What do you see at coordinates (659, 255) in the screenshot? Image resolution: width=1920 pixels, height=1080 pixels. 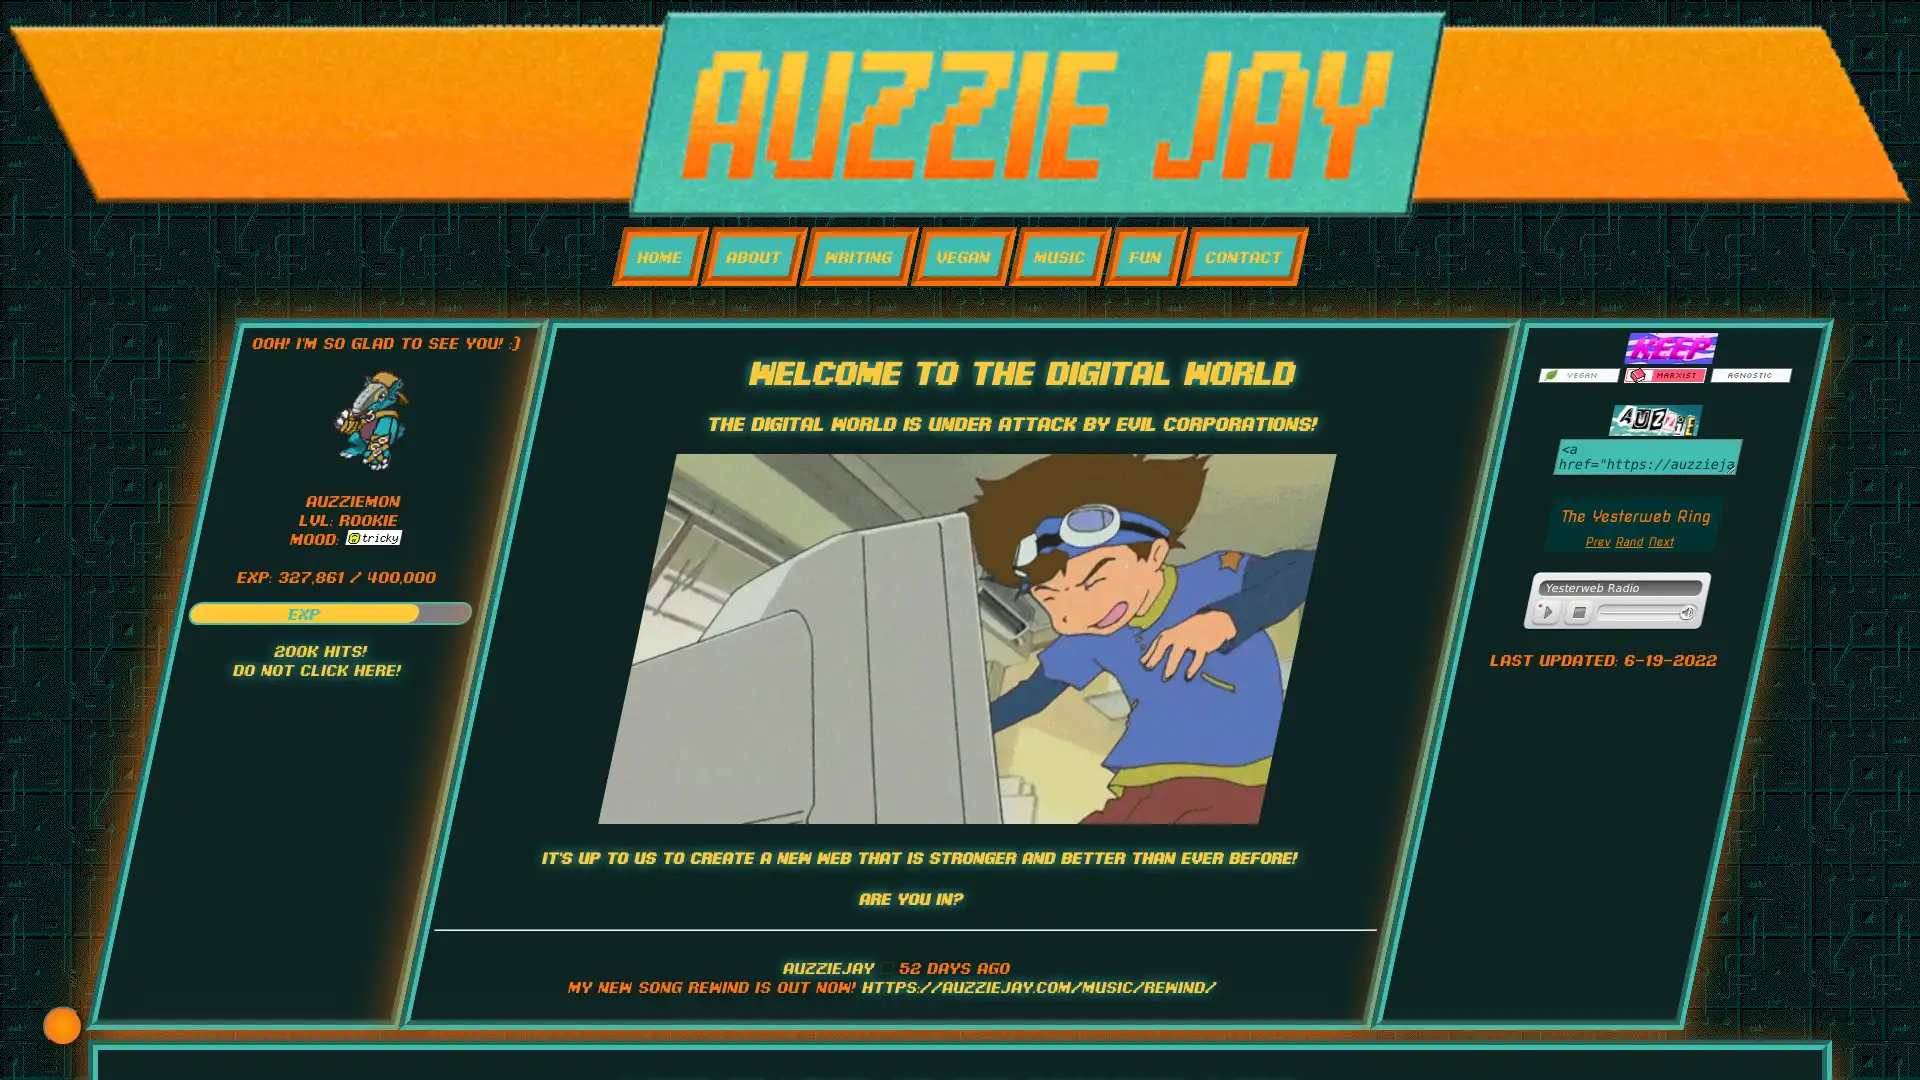 I see `HOME` at bounding box center [659, 255].